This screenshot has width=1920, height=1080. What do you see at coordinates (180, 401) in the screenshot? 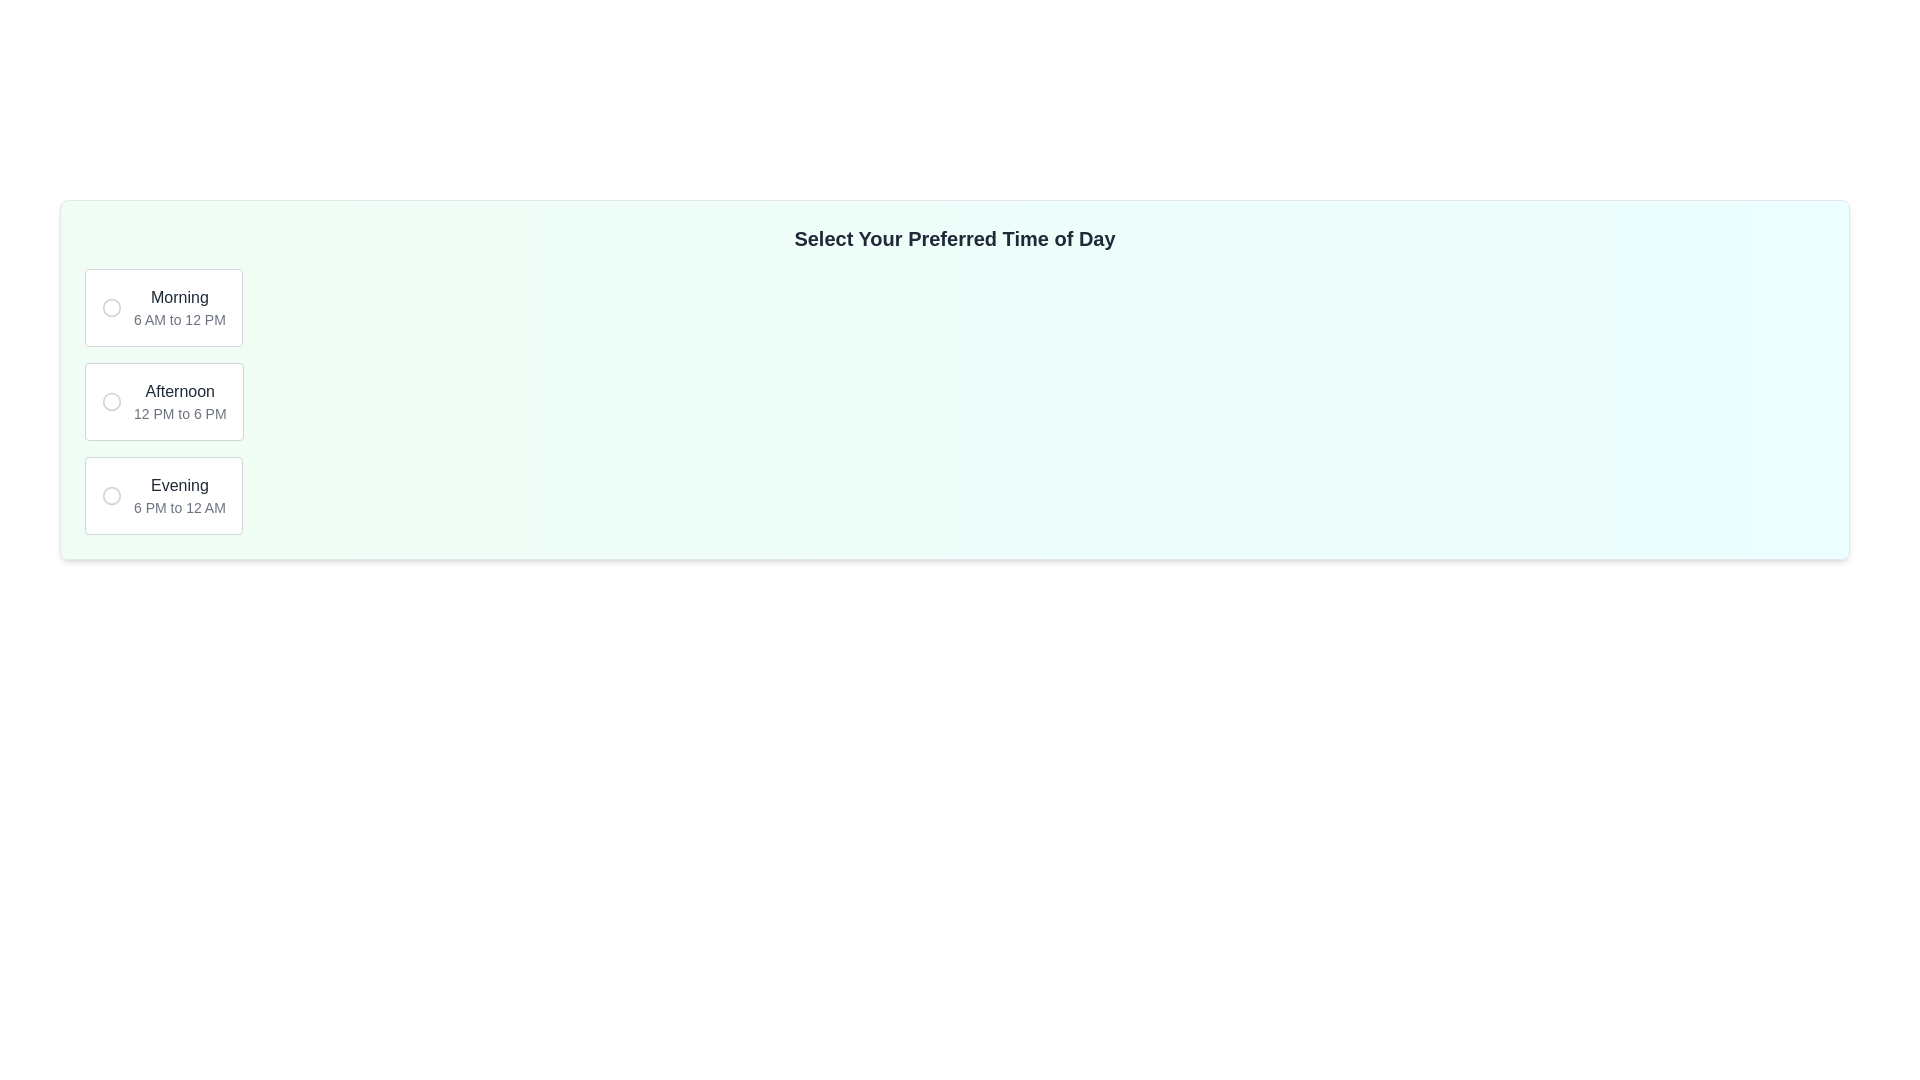
I see `text label that displays 'Afternoon' and '12 PM to 6 PM' within the second selectable box in a vertical list of options` at bounding box center [180, 401].